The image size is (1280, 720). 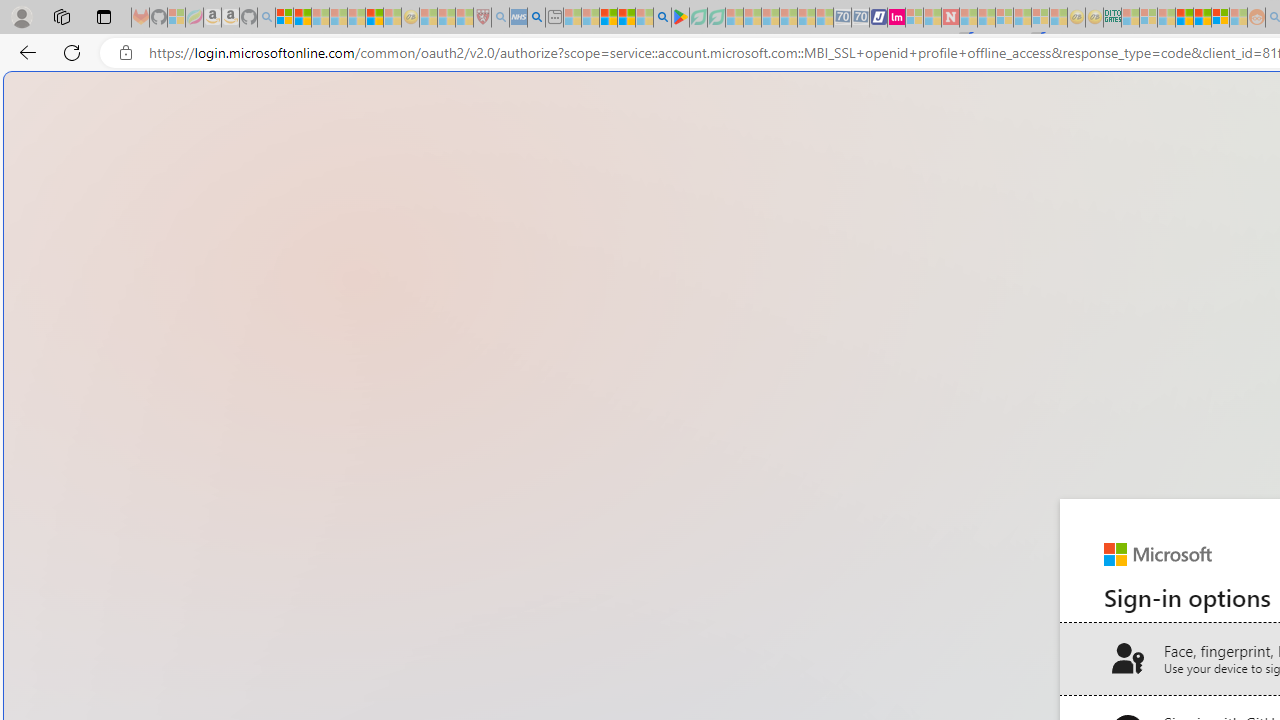 I want to click on 'utah sues federal government - Search', so click(x=536, y=17).